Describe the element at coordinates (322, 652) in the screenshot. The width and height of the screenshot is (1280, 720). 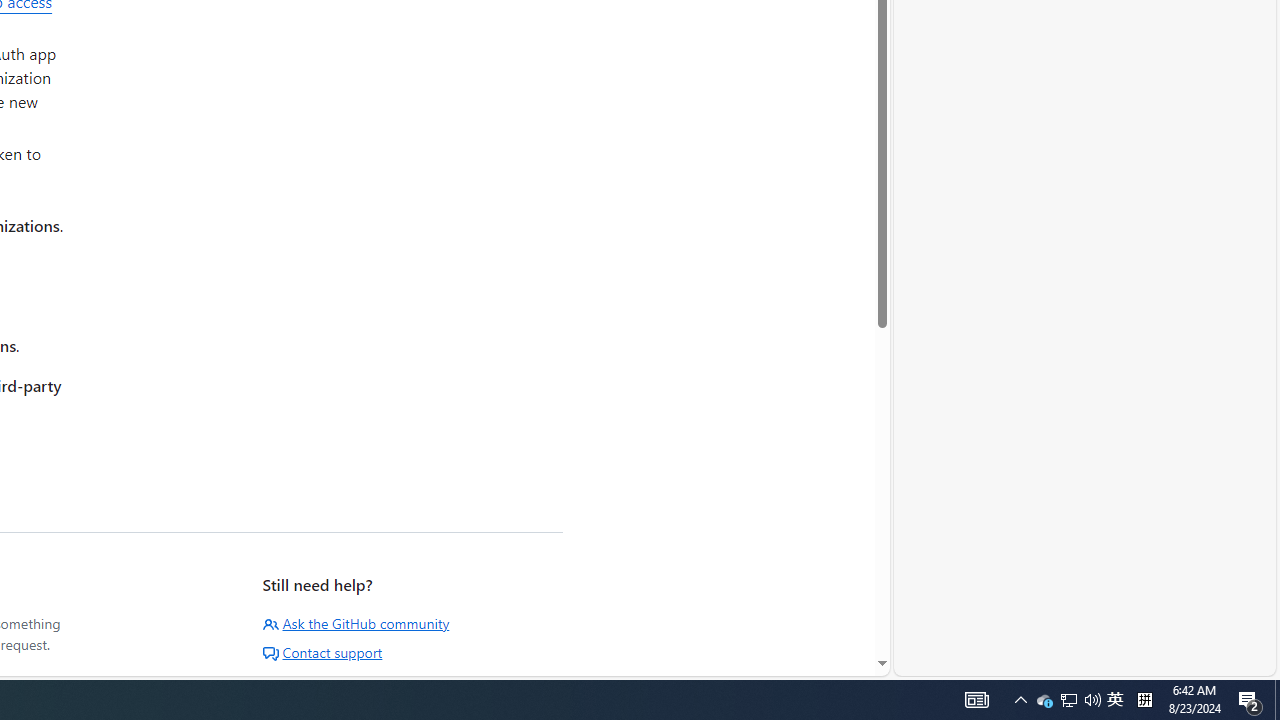
I see `'Contact support'` at that location.